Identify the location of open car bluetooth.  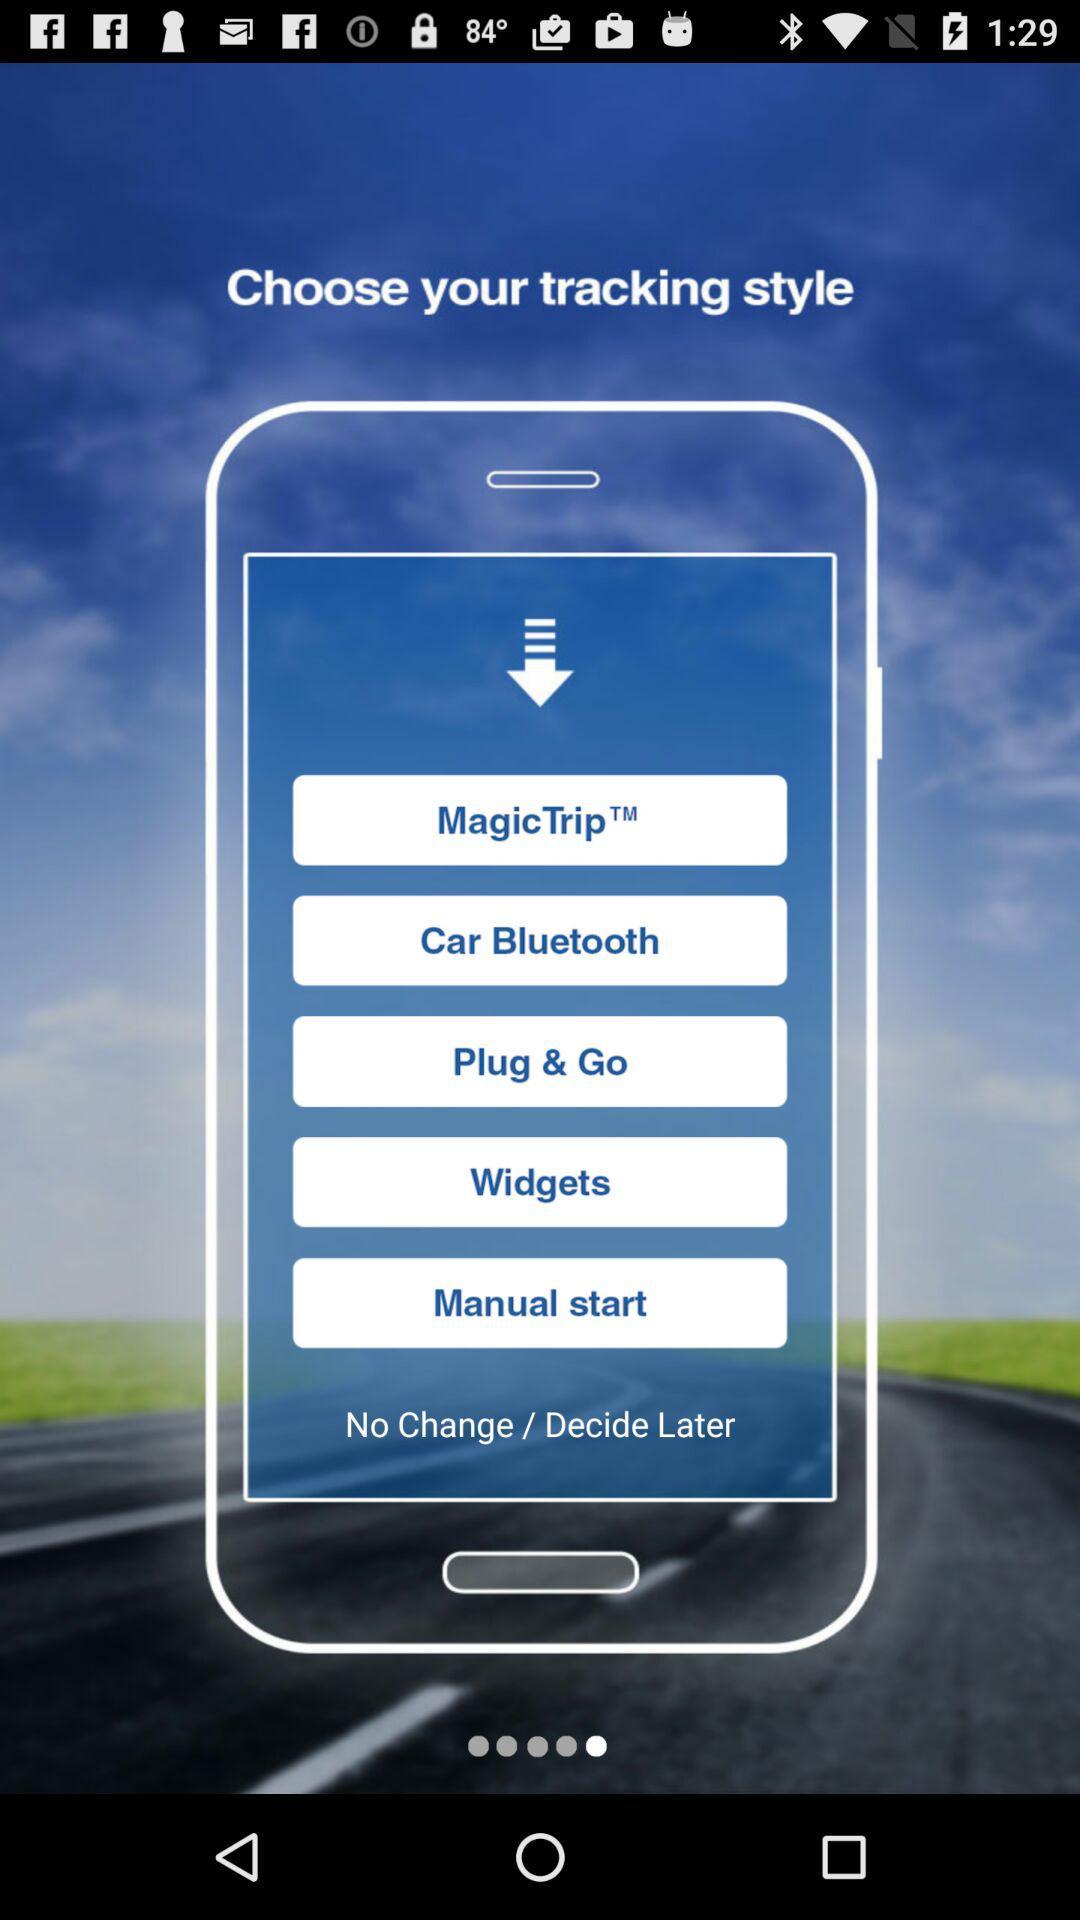
(540, 939).